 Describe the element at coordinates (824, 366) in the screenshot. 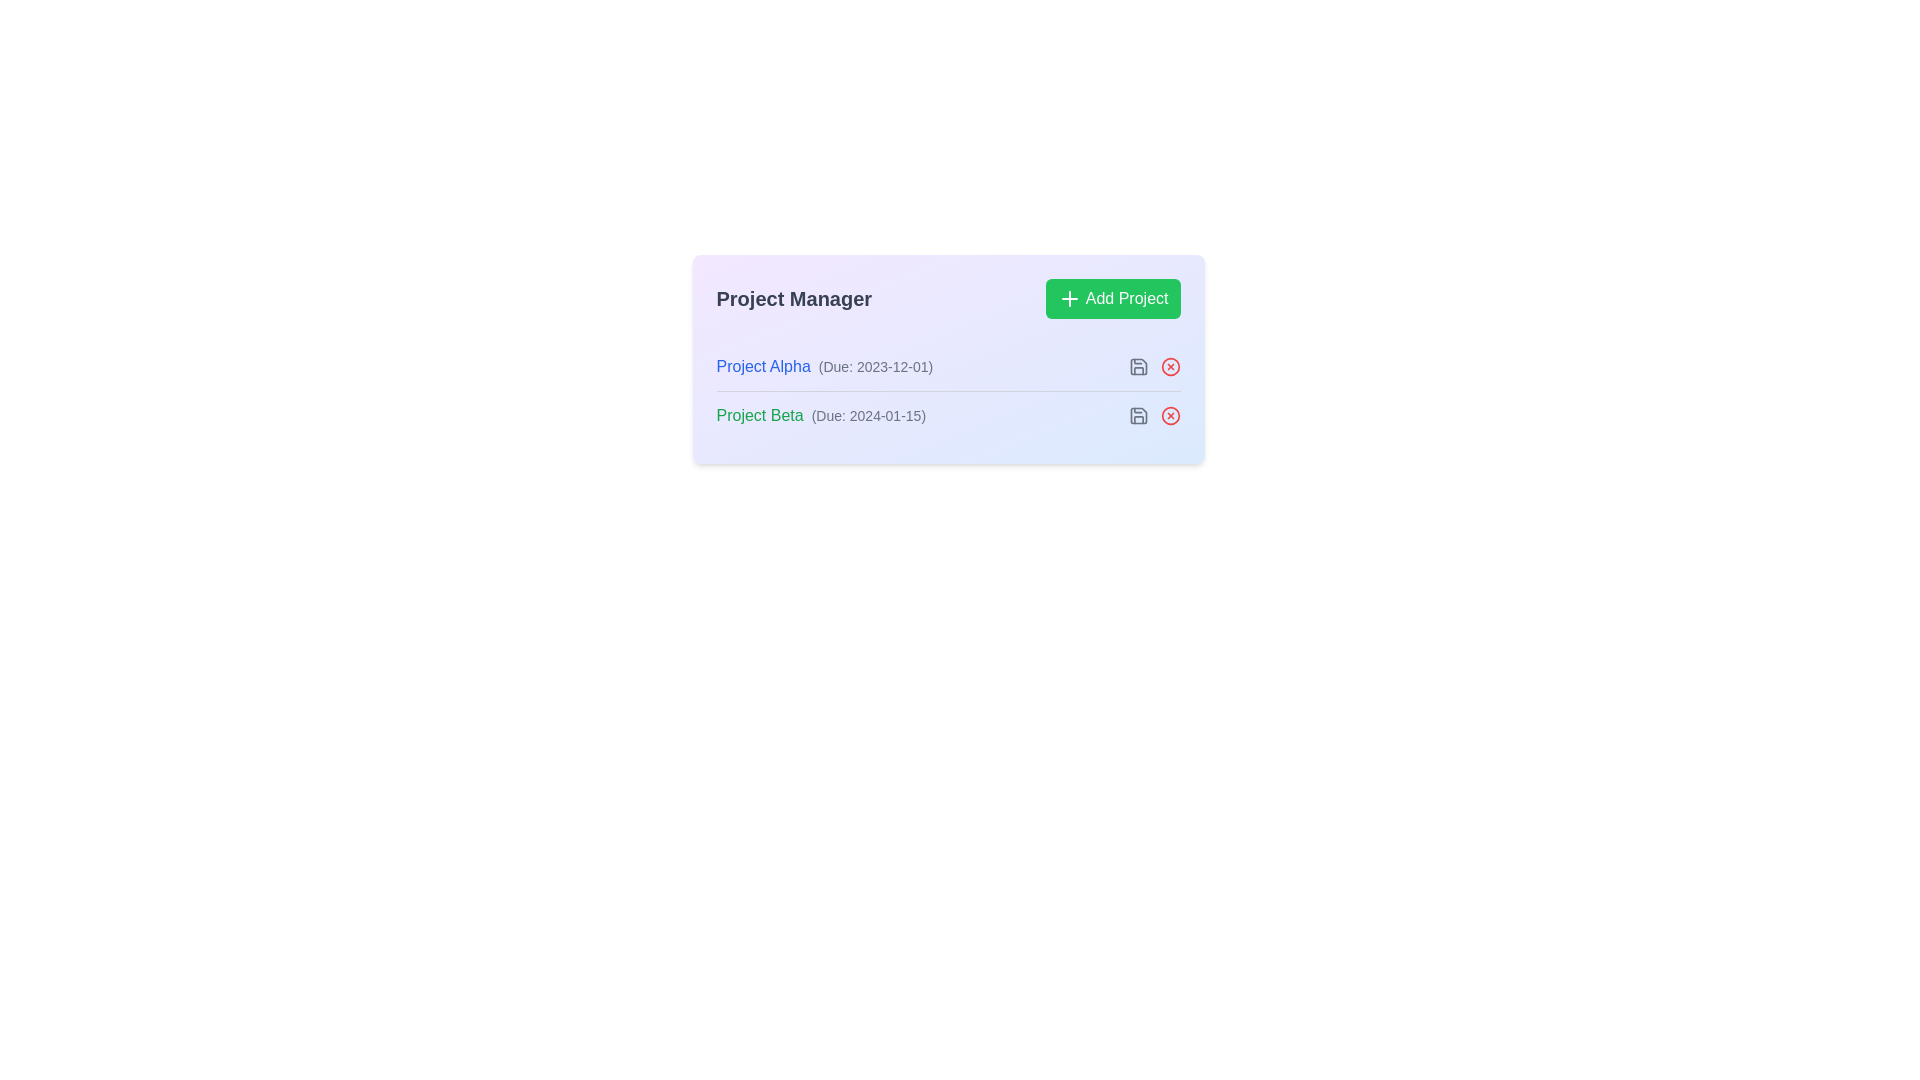

I see `the Text display element that shows the title and due date of a project, located in the first row of the projects list in the Project Manager interface` at that location.